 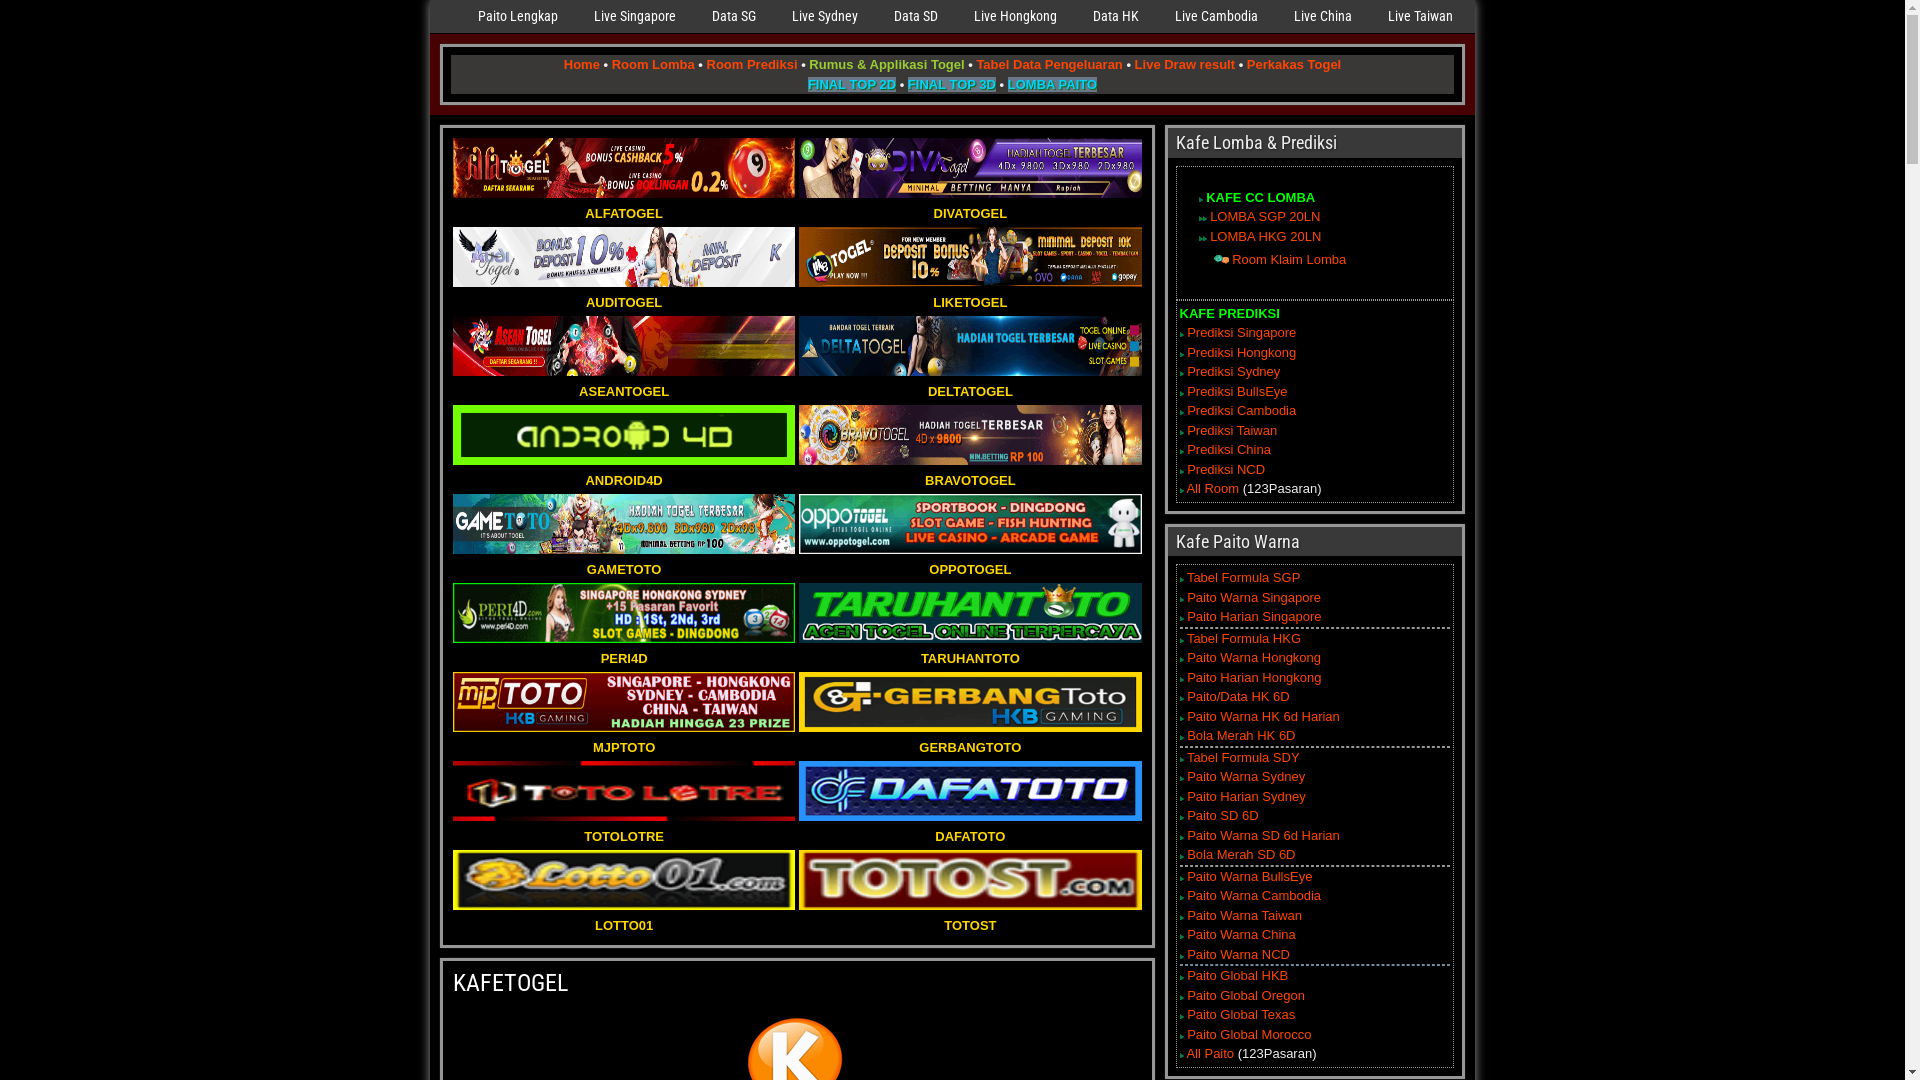 I want to click on 'Data SG', so click(x=733, y=16).